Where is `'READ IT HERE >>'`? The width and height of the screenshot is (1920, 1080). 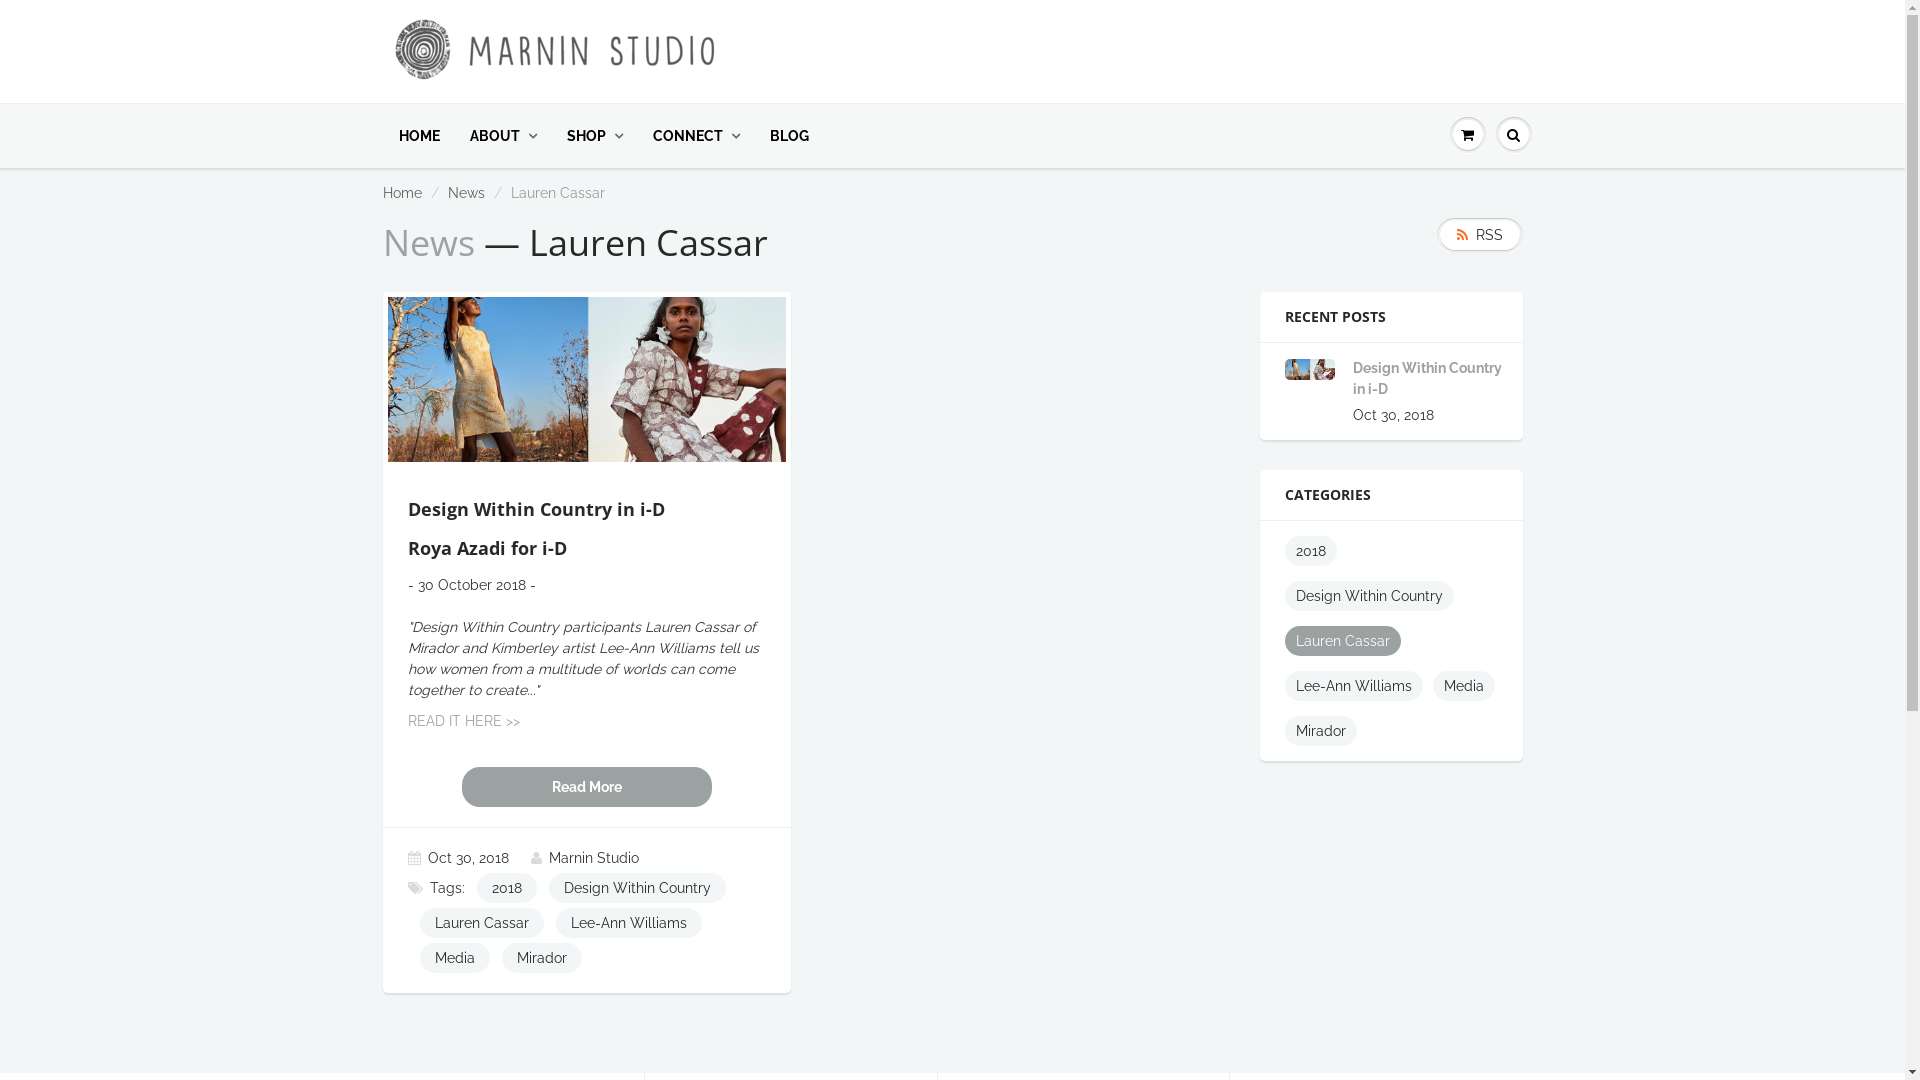 'READ IT HERE >>' is located at coordinates (463, 721).